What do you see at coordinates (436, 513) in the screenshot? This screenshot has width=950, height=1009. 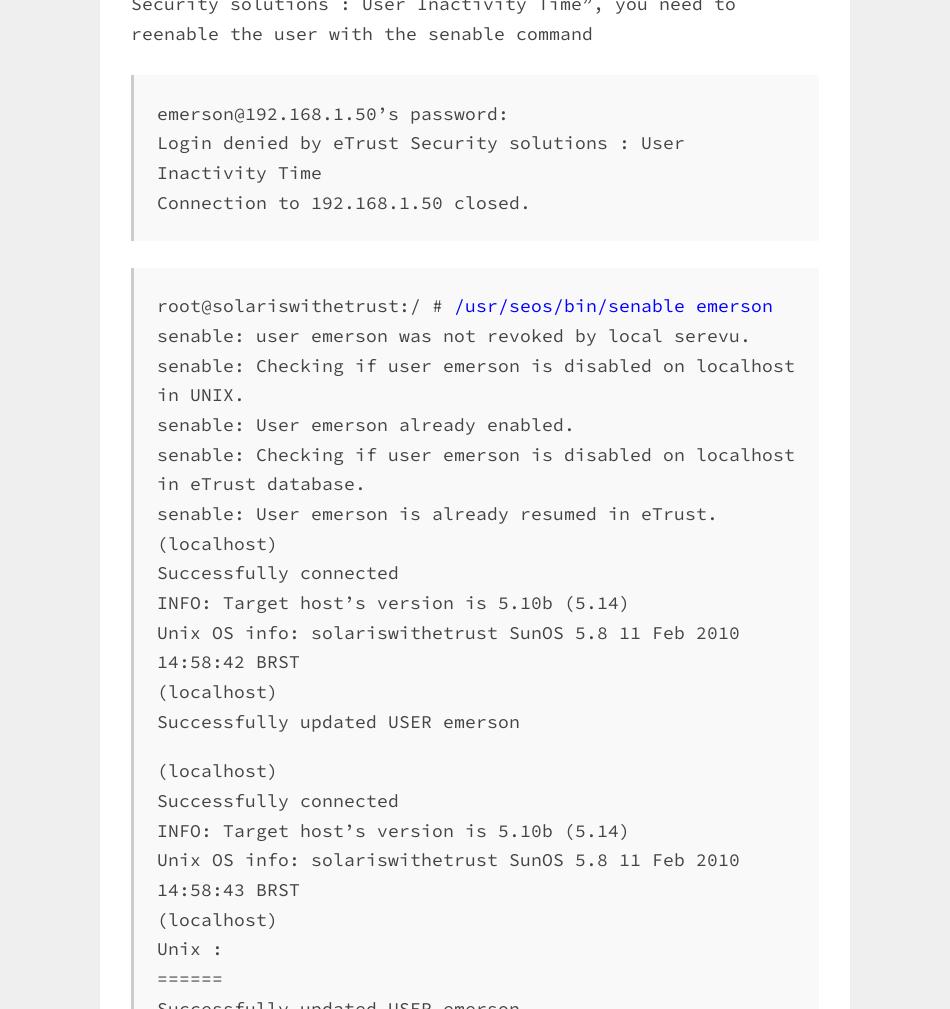 I see `'senable: User emerson is already resumed in eTrust.'` at bounding box center [436, 513].